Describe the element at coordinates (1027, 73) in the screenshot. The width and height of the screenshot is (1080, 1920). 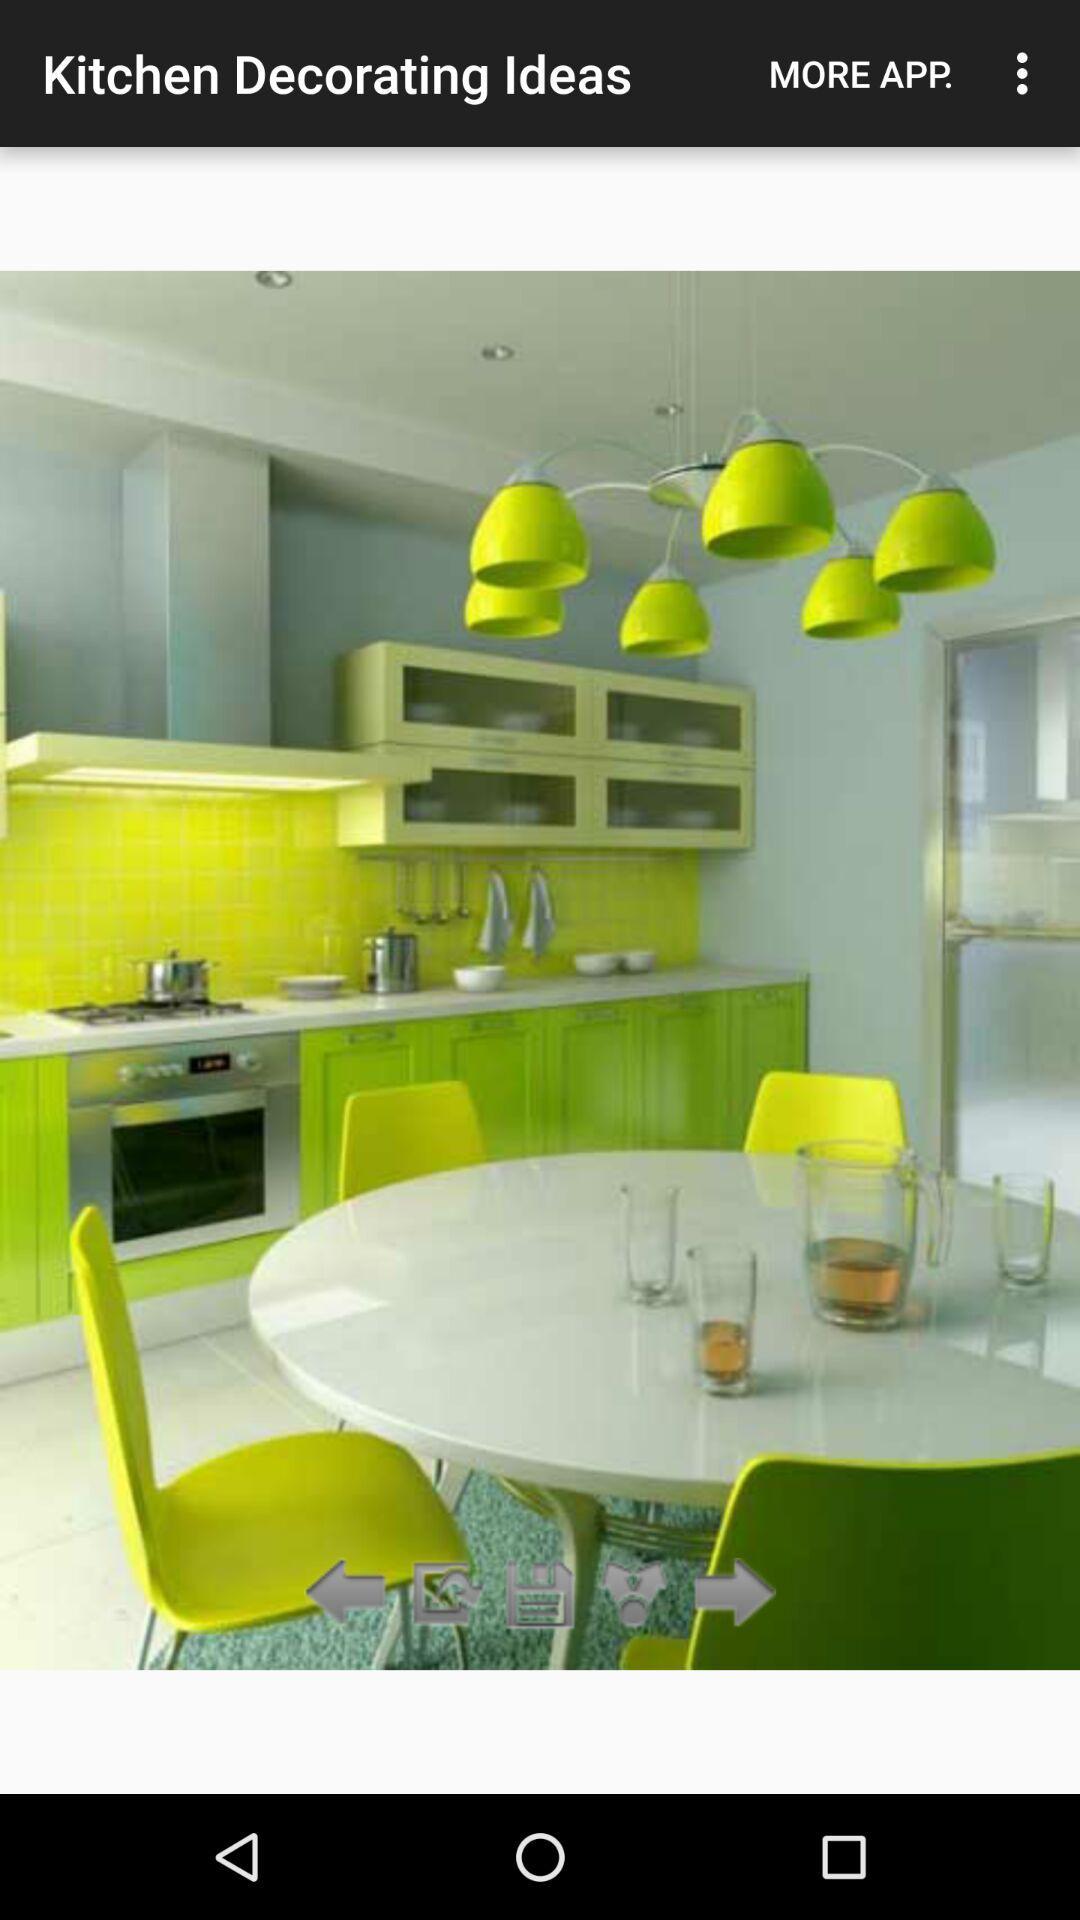
I see `the item next to the more app. item` at that location.